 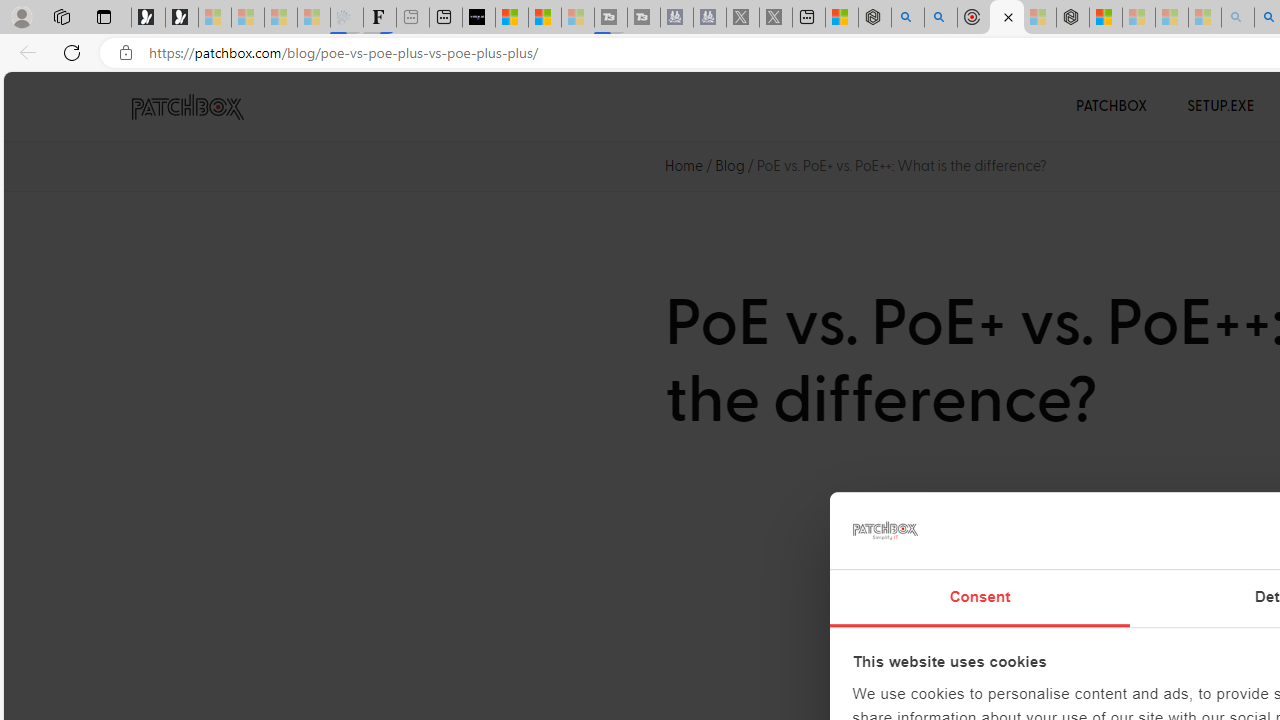 What do you see at coordinates (1220, 106) in the screenshot?
I see `'SETUP.EXE'` at bounding box center [1220, 106].